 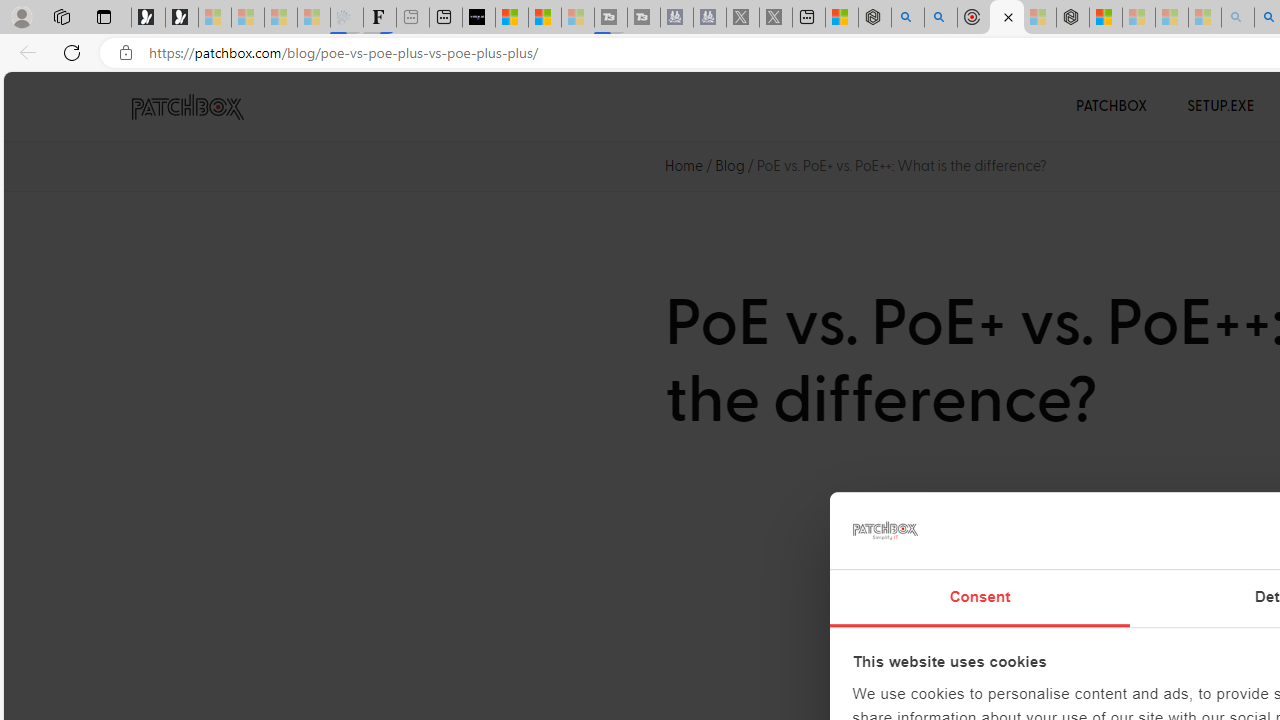 What do you see at coordinates (1220, 106) in the screenshot?
I see `'SETUP.EXE'` at bounding box center [1220, 106].